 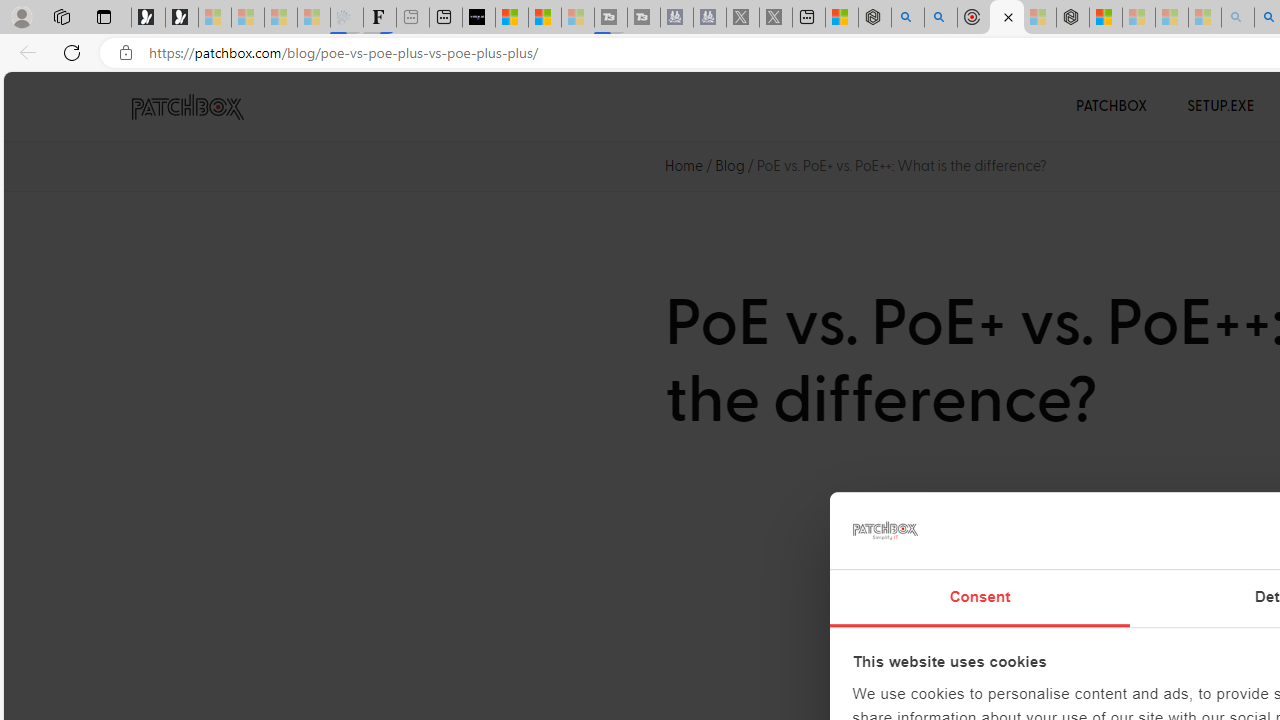 What do you see at coordinates (1220, 106) in the screenshot?
I see `'SETUP.EXE'` at bounding box center [1220, 106].